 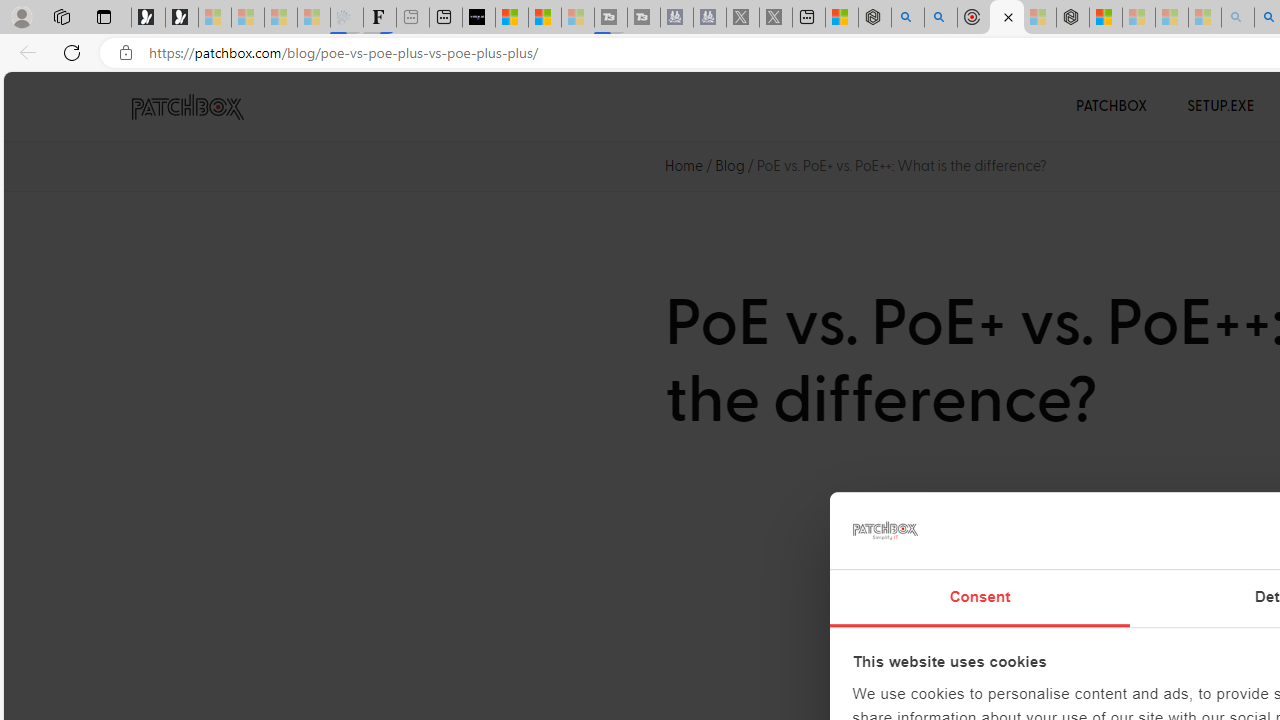 What do you see at coordinates (1220, 106) in the screenshot?
I see `'SETUP.EXE'` at bounding box center [1220, 106].